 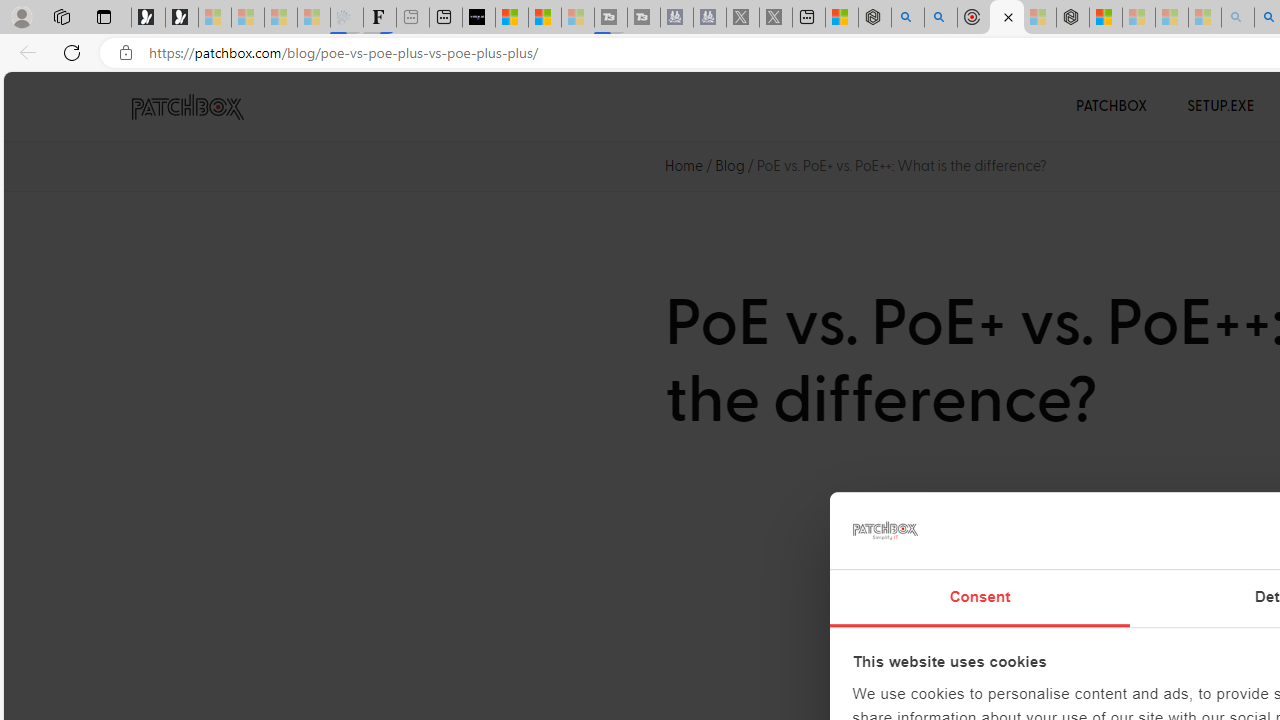 What do you see at coordinates (1220, 106) in the screenshot?
I see `'SETUP.EXE'` at bounding box center [1220, 106].